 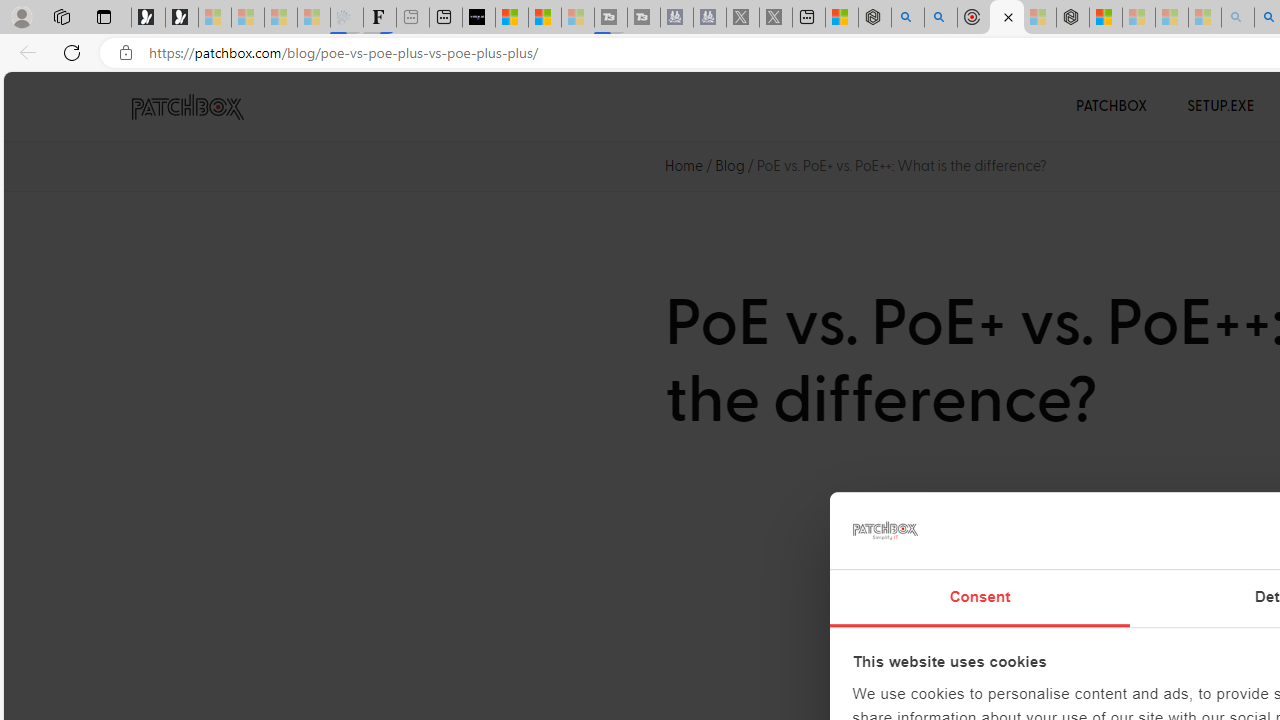 What do you see at coordinates (1220, 106) in the screenshot?
I see `'SETUP.EXE'` at bounding box center [1220, 106].